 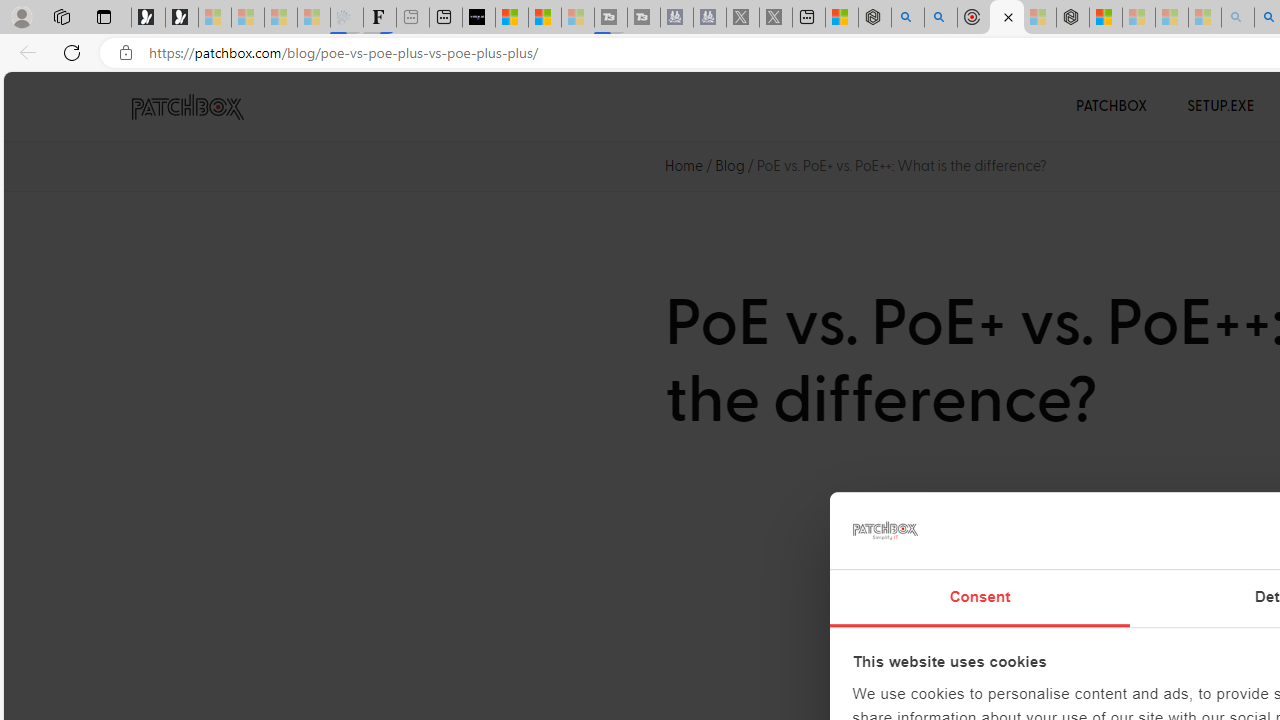 What do you see at coordinates (1220, 106) in the screenshot?
I see `'SETUP.EXE'` at bounding box center [1220, 106].